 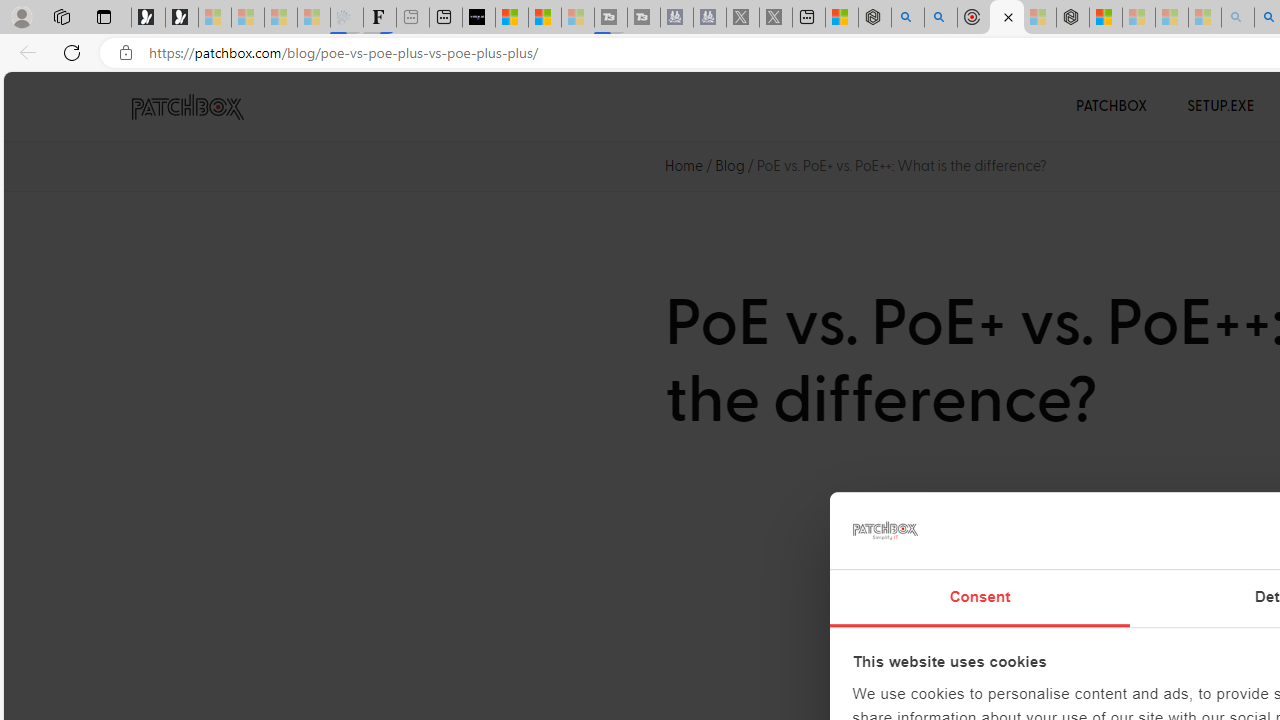 What do you see at coordinates (1220, 106) in the screenshot?
I see `'SETUP.EXE'` at bounding box center [1220, 106].